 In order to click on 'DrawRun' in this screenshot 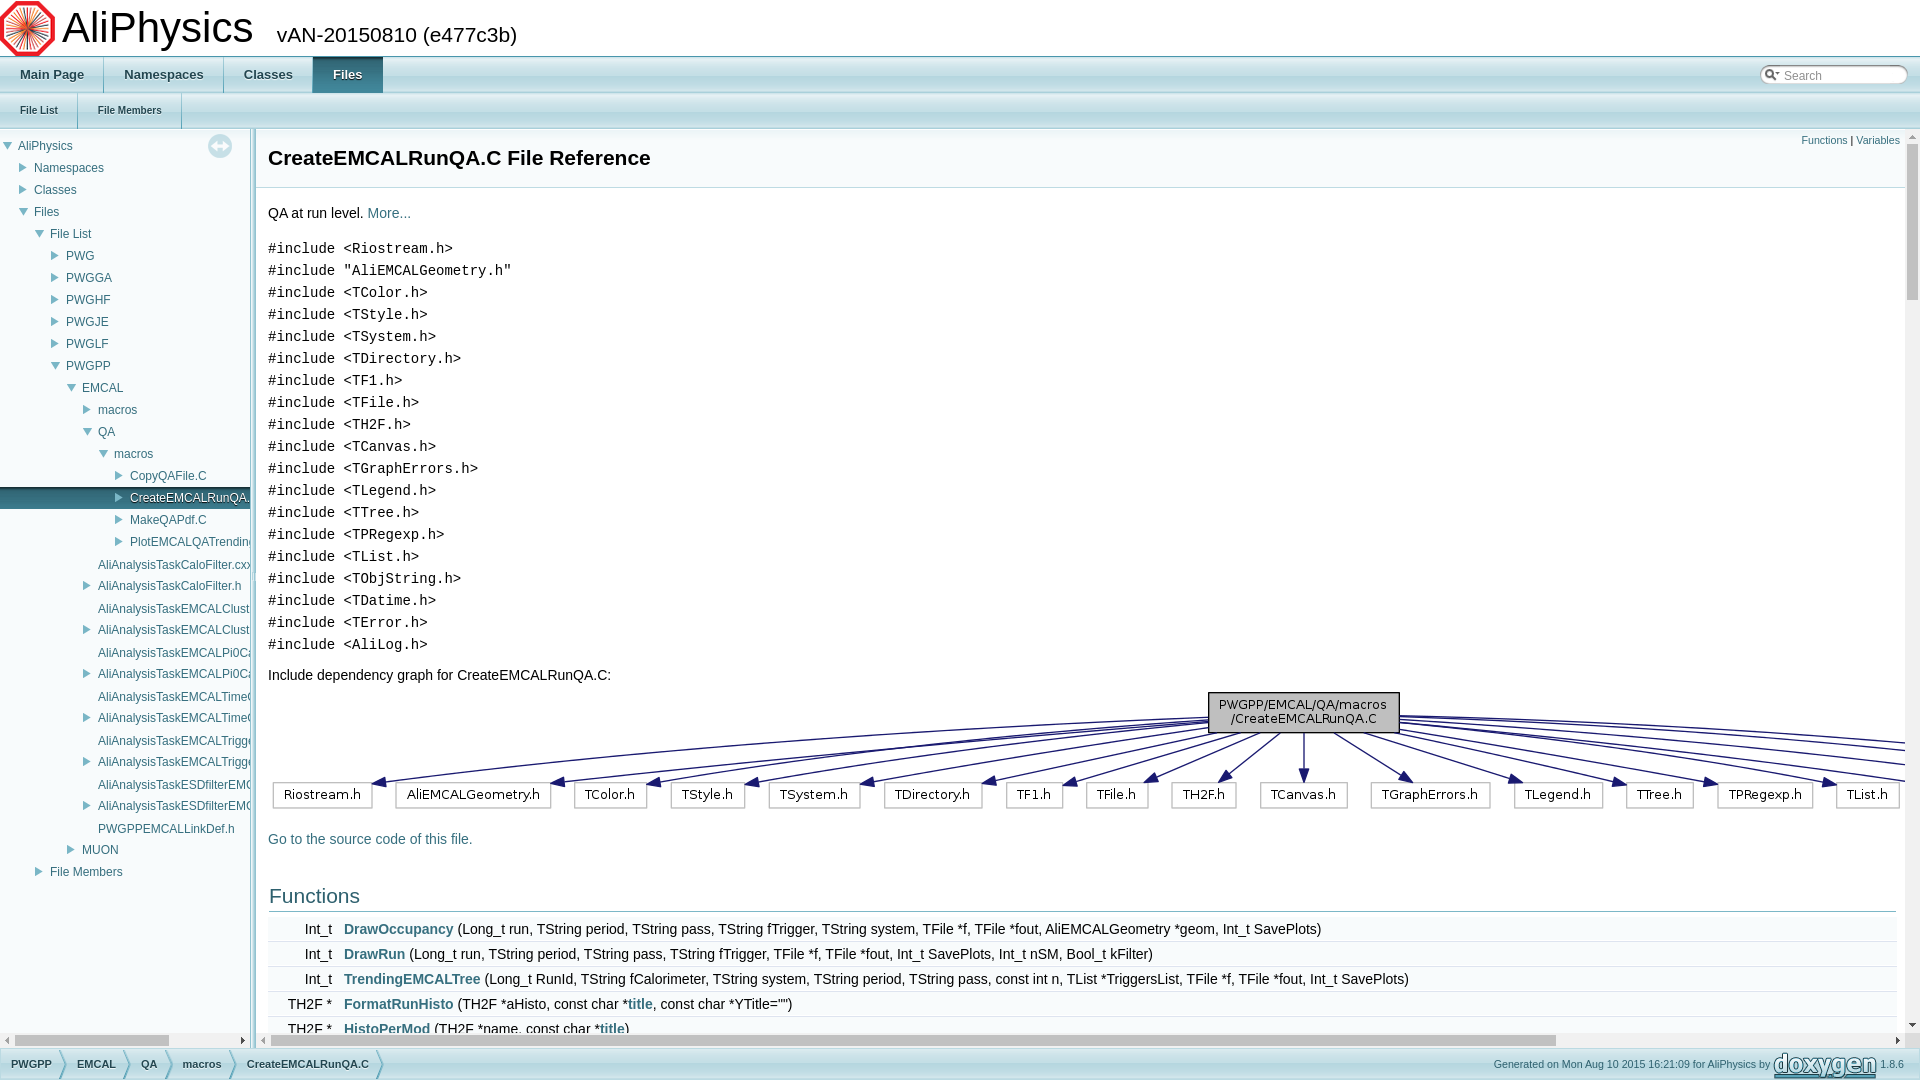, I will do `click(344, 952)`.